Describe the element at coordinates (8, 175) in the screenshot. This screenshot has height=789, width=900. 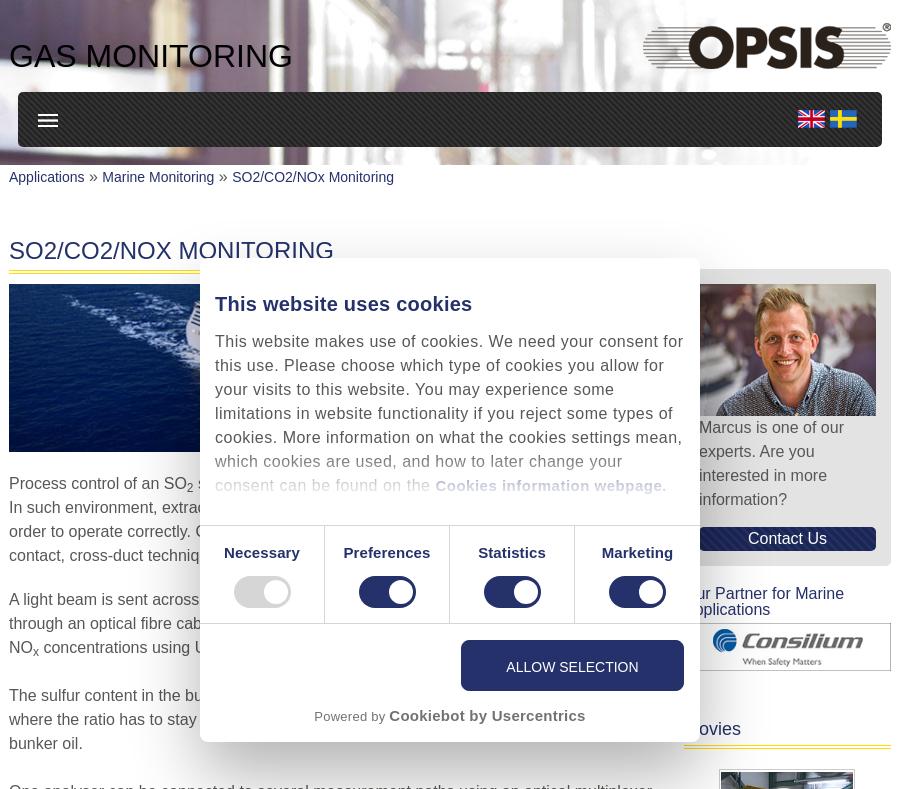
I see `'Applications'` at that location.